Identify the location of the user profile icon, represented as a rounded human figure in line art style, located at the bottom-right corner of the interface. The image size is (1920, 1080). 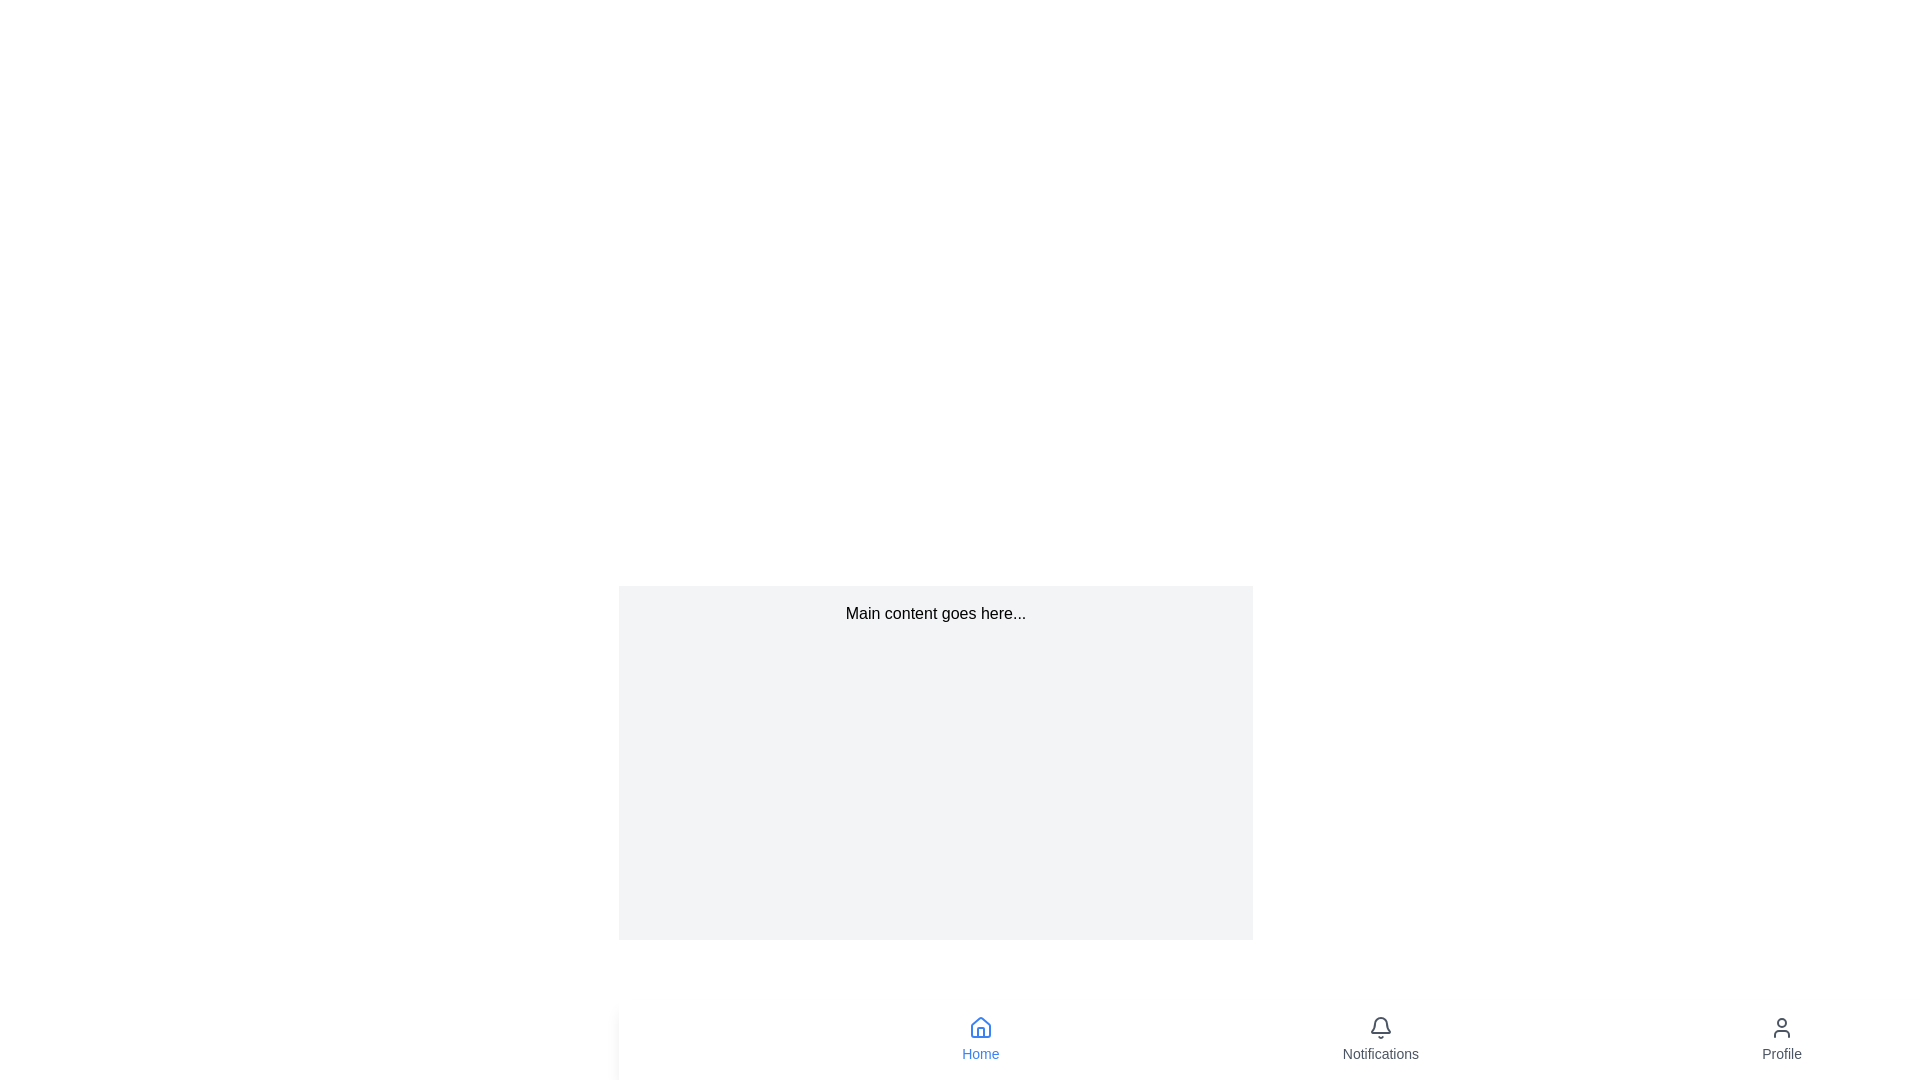
(1782, 1028).